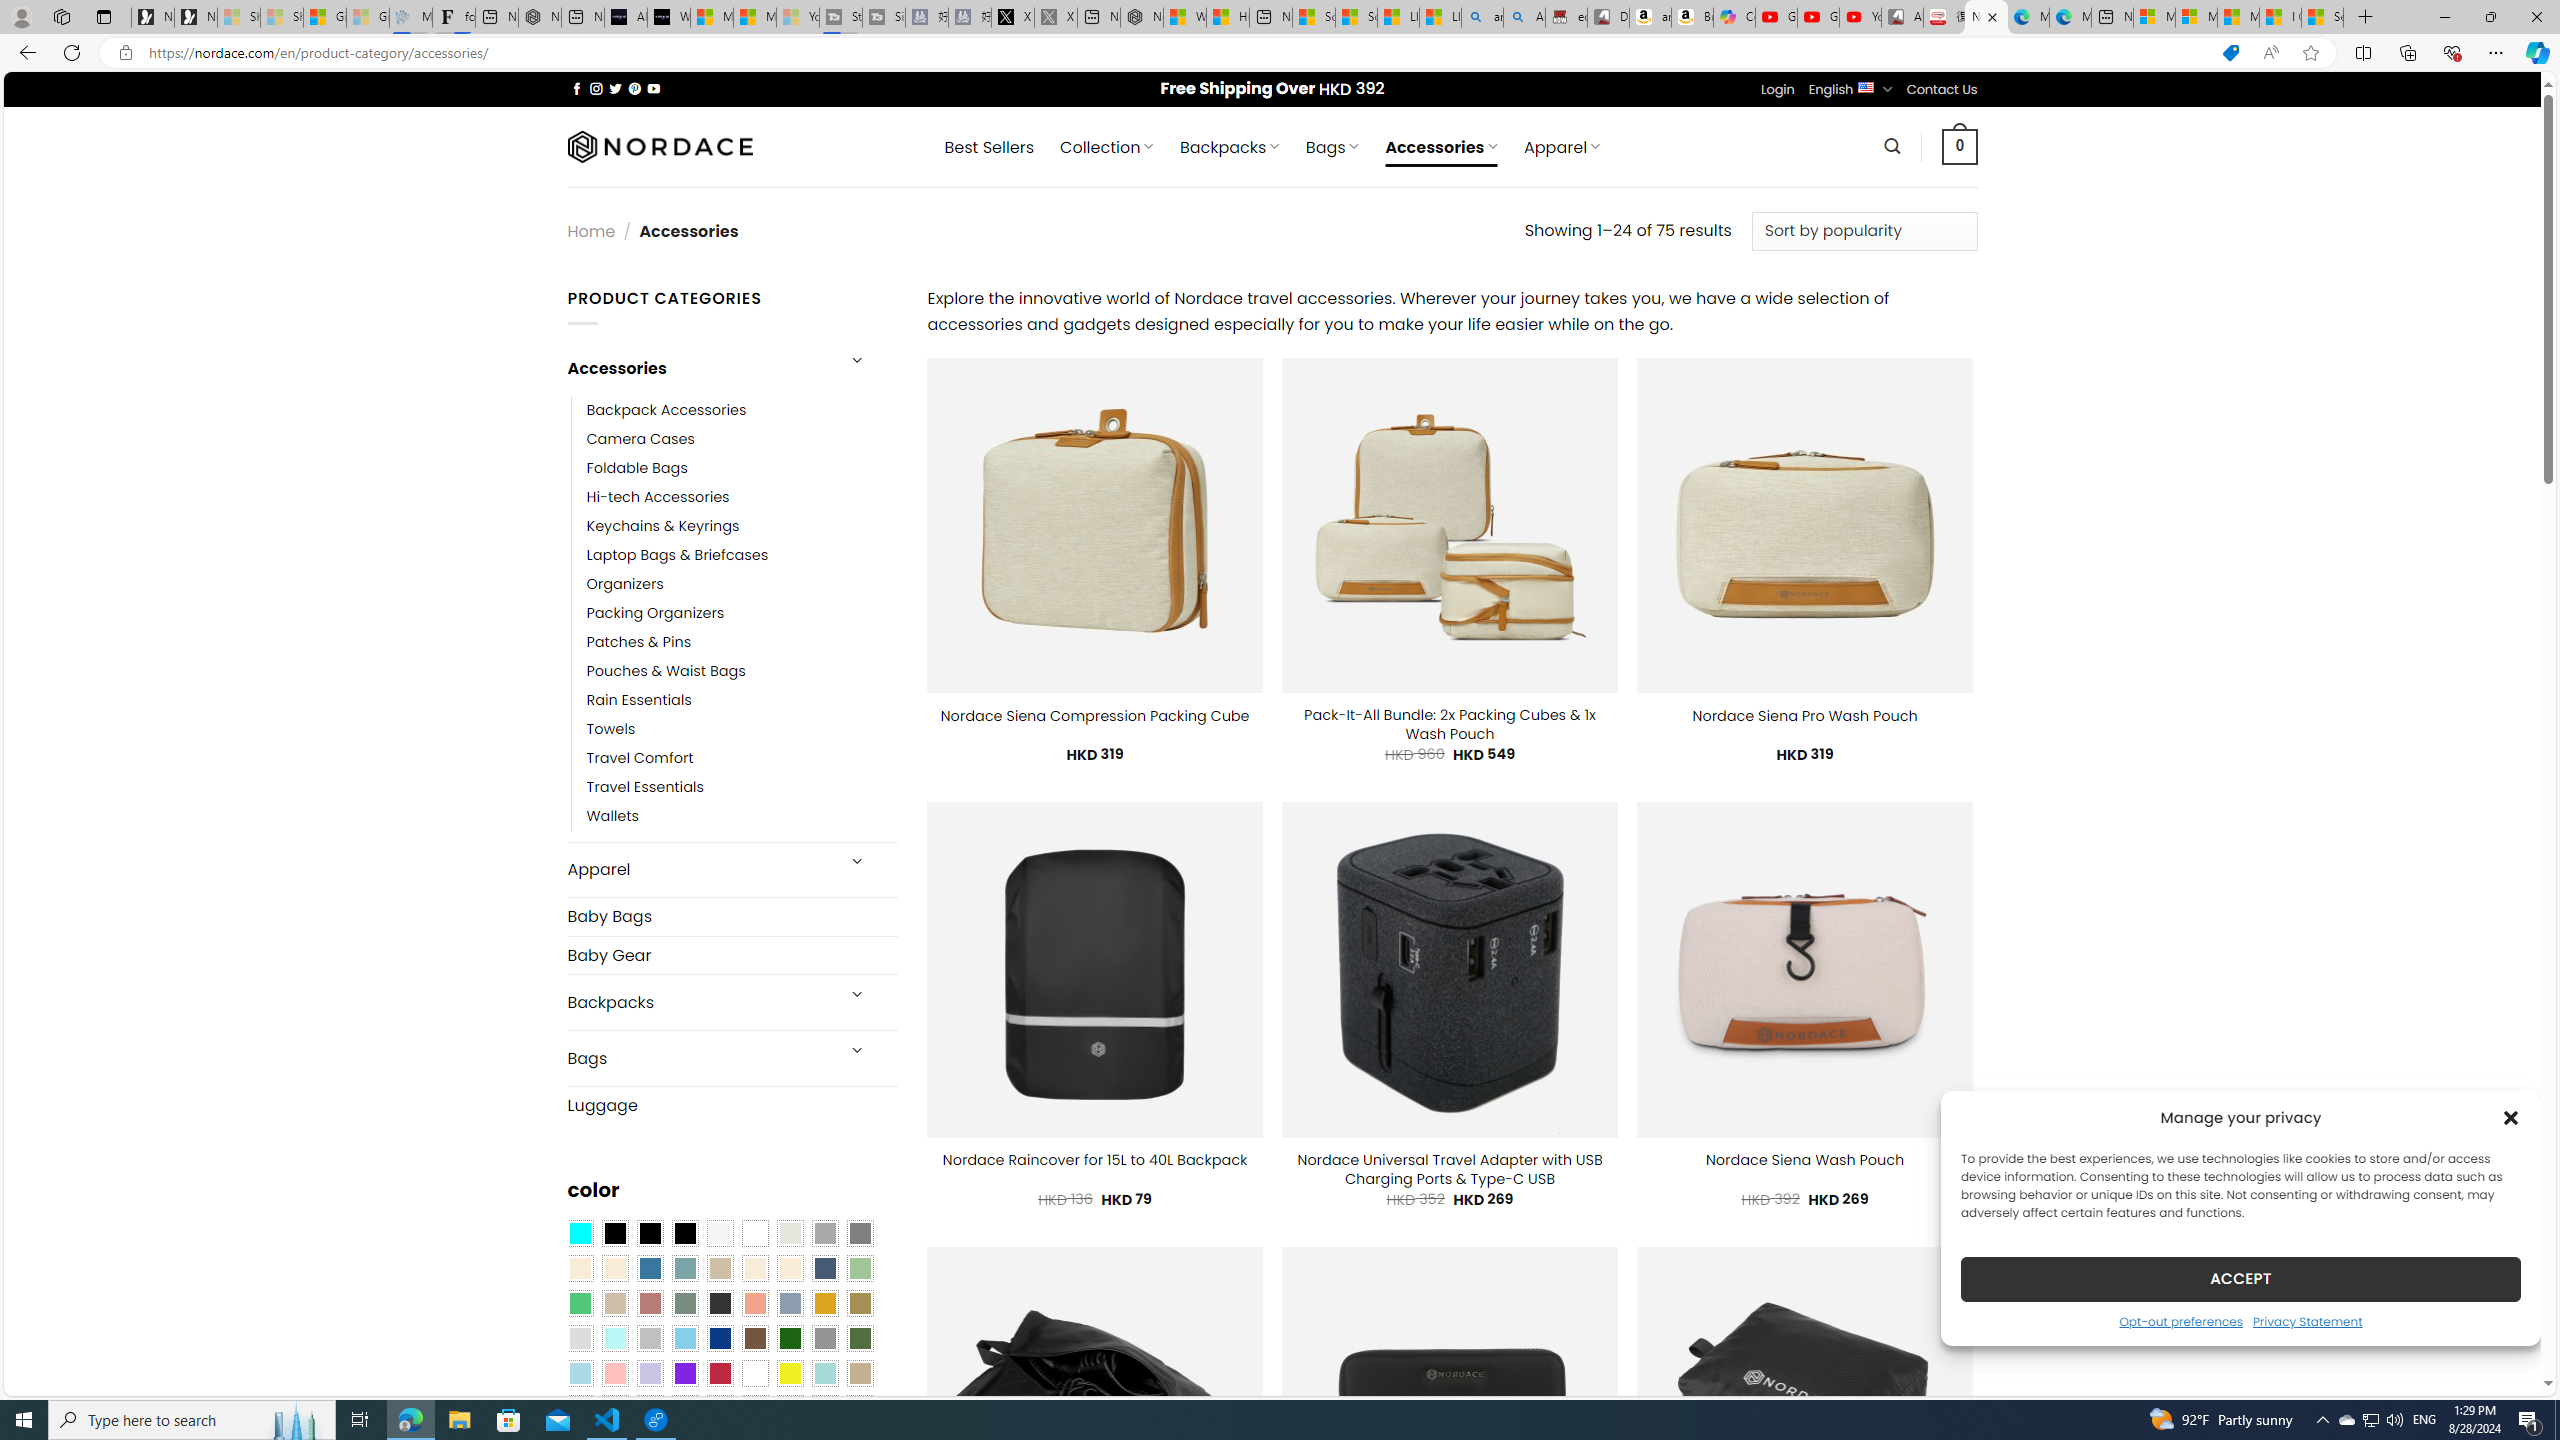 This screenshot has width=2560, height=1440. Describe the element at coordinates (1733, 16) in the screenshot. I see `'Copilot'` at that location.